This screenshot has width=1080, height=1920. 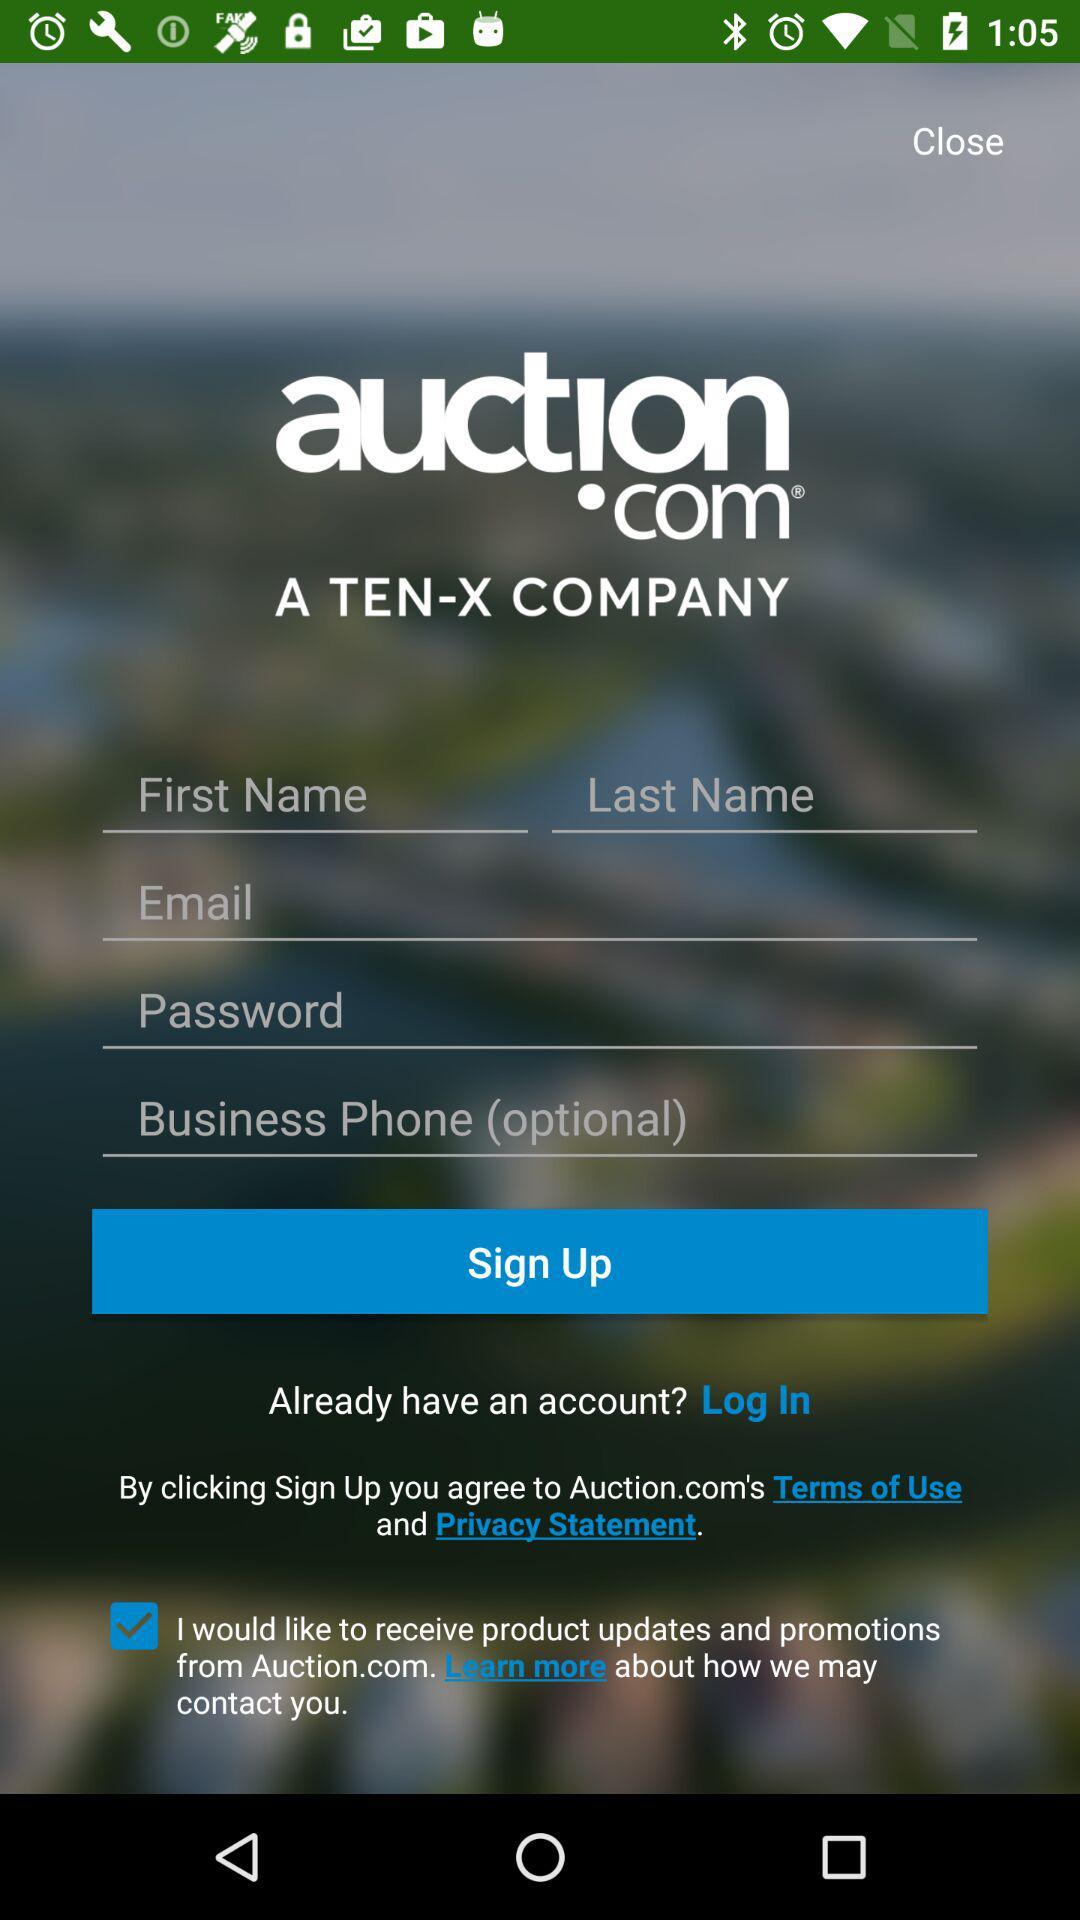 What do you see at coordinates (134, 1626) in the screenshot?
I see `the icon below by clicking sign` at bounding box center [134, 1626].